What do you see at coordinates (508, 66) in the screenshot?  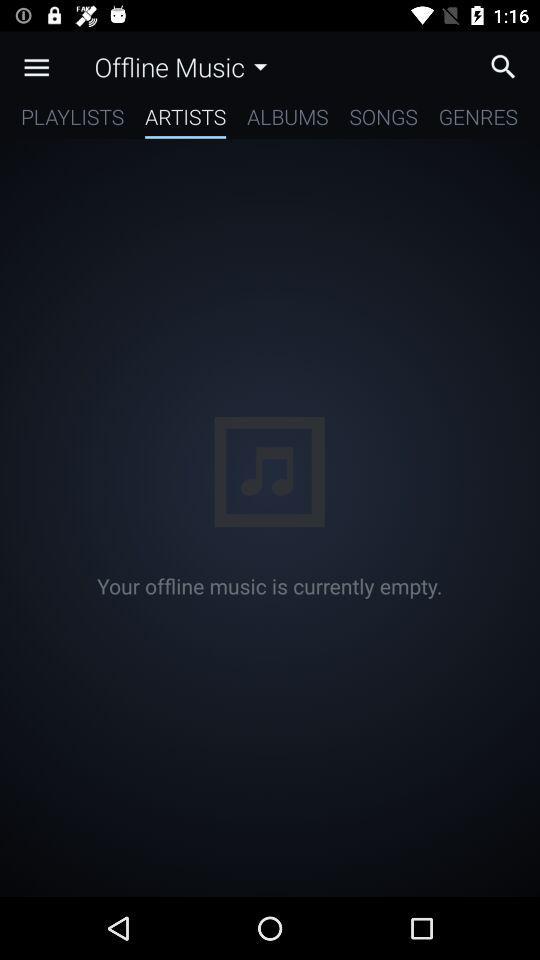 I see `click search option` at bounding box center [508, 66].